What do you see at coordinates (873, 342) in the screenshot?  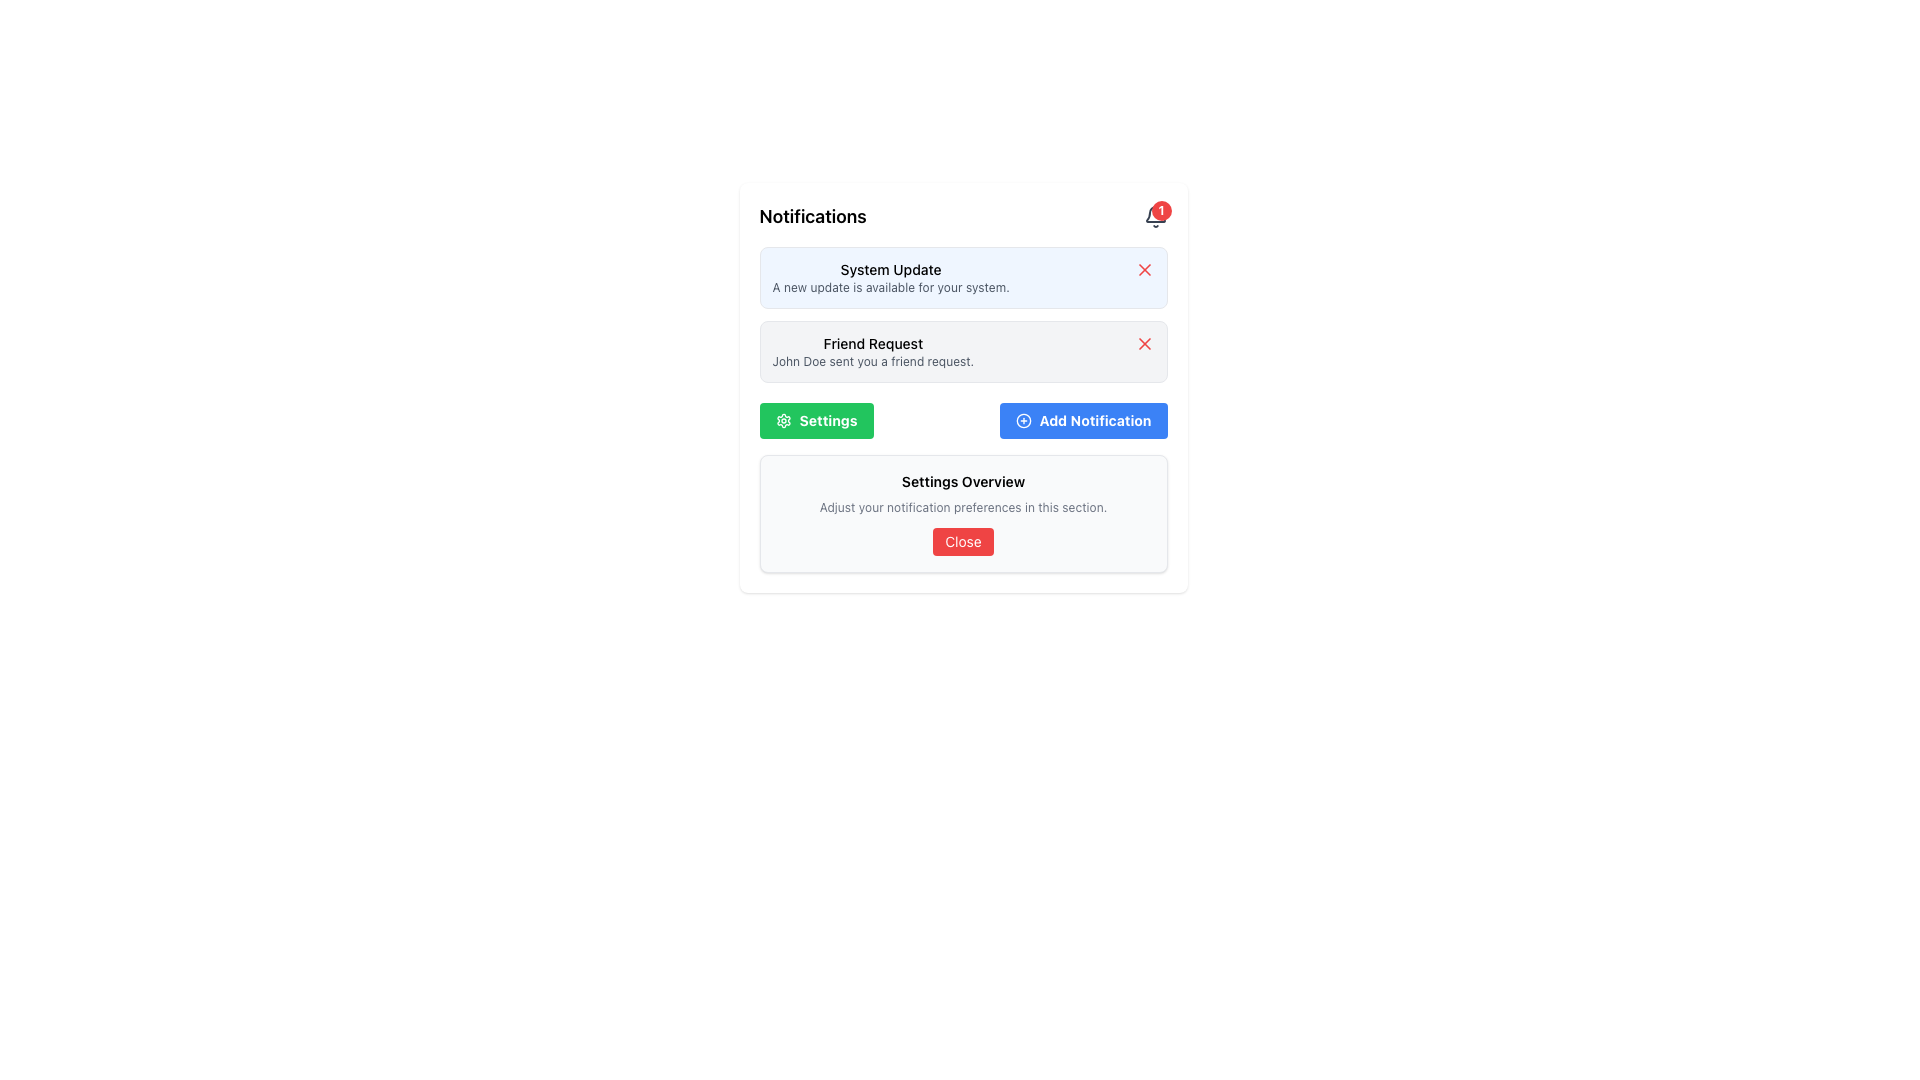 I see `text label displaying 'Friend Request' which is bold and styled as a heading within a notification card for a friend request` at bounding box center [873, 342].